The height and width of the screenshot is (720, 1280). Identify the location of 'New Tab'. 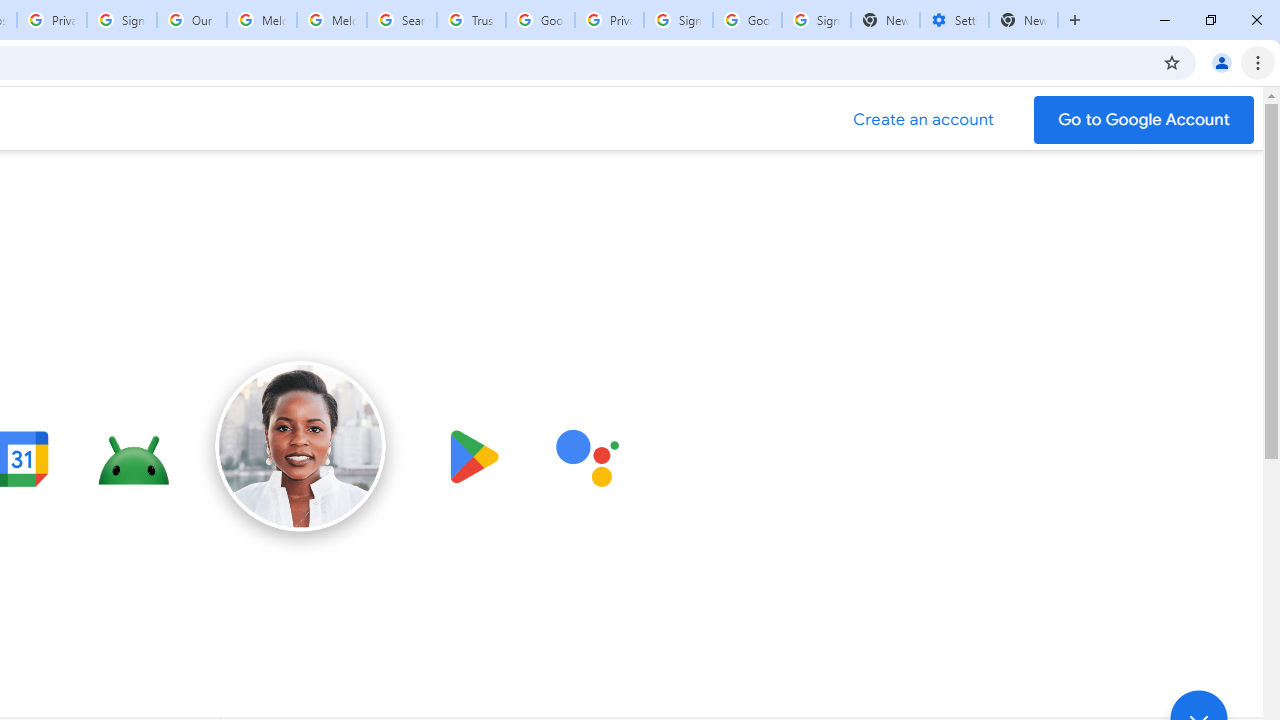
(1024, 20).